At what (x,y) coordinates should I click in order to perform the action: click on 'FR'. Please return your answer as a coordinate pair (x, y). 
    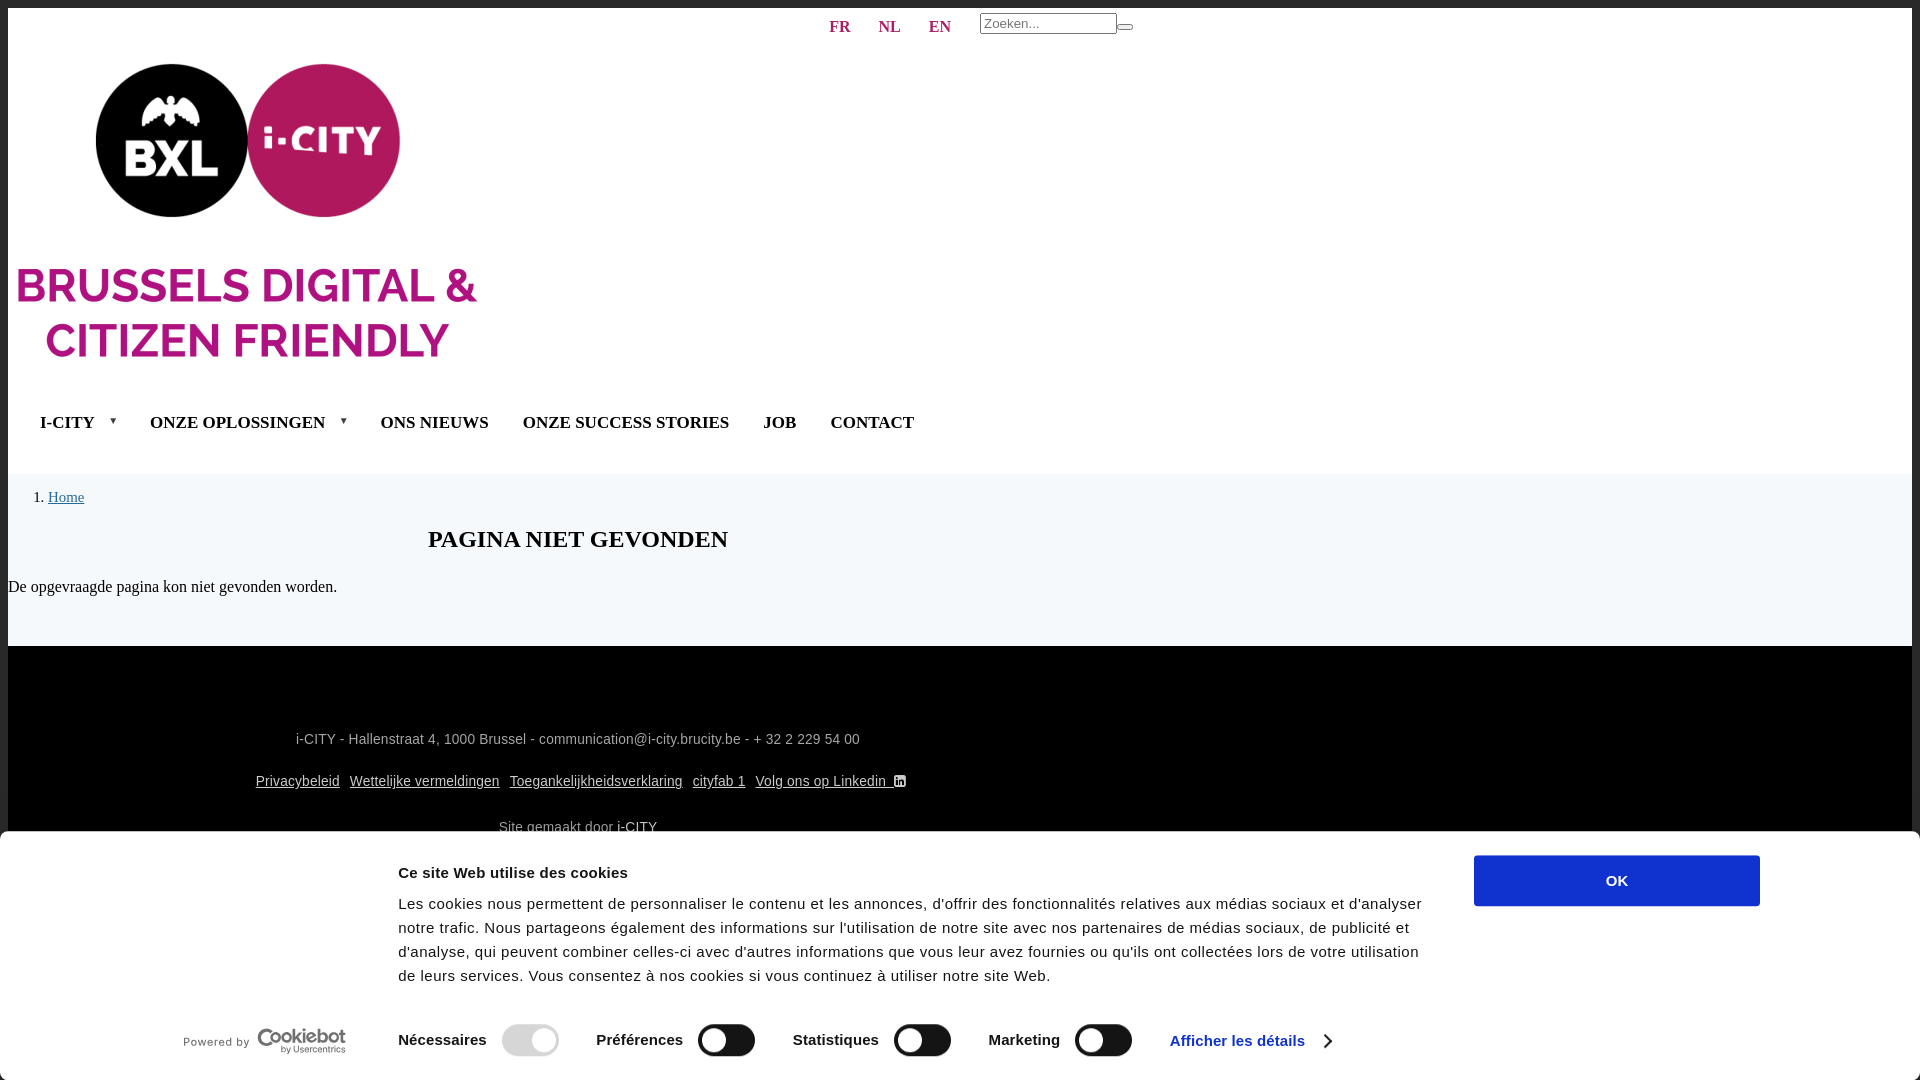
    Looking at the image, I should click on (839, 26).